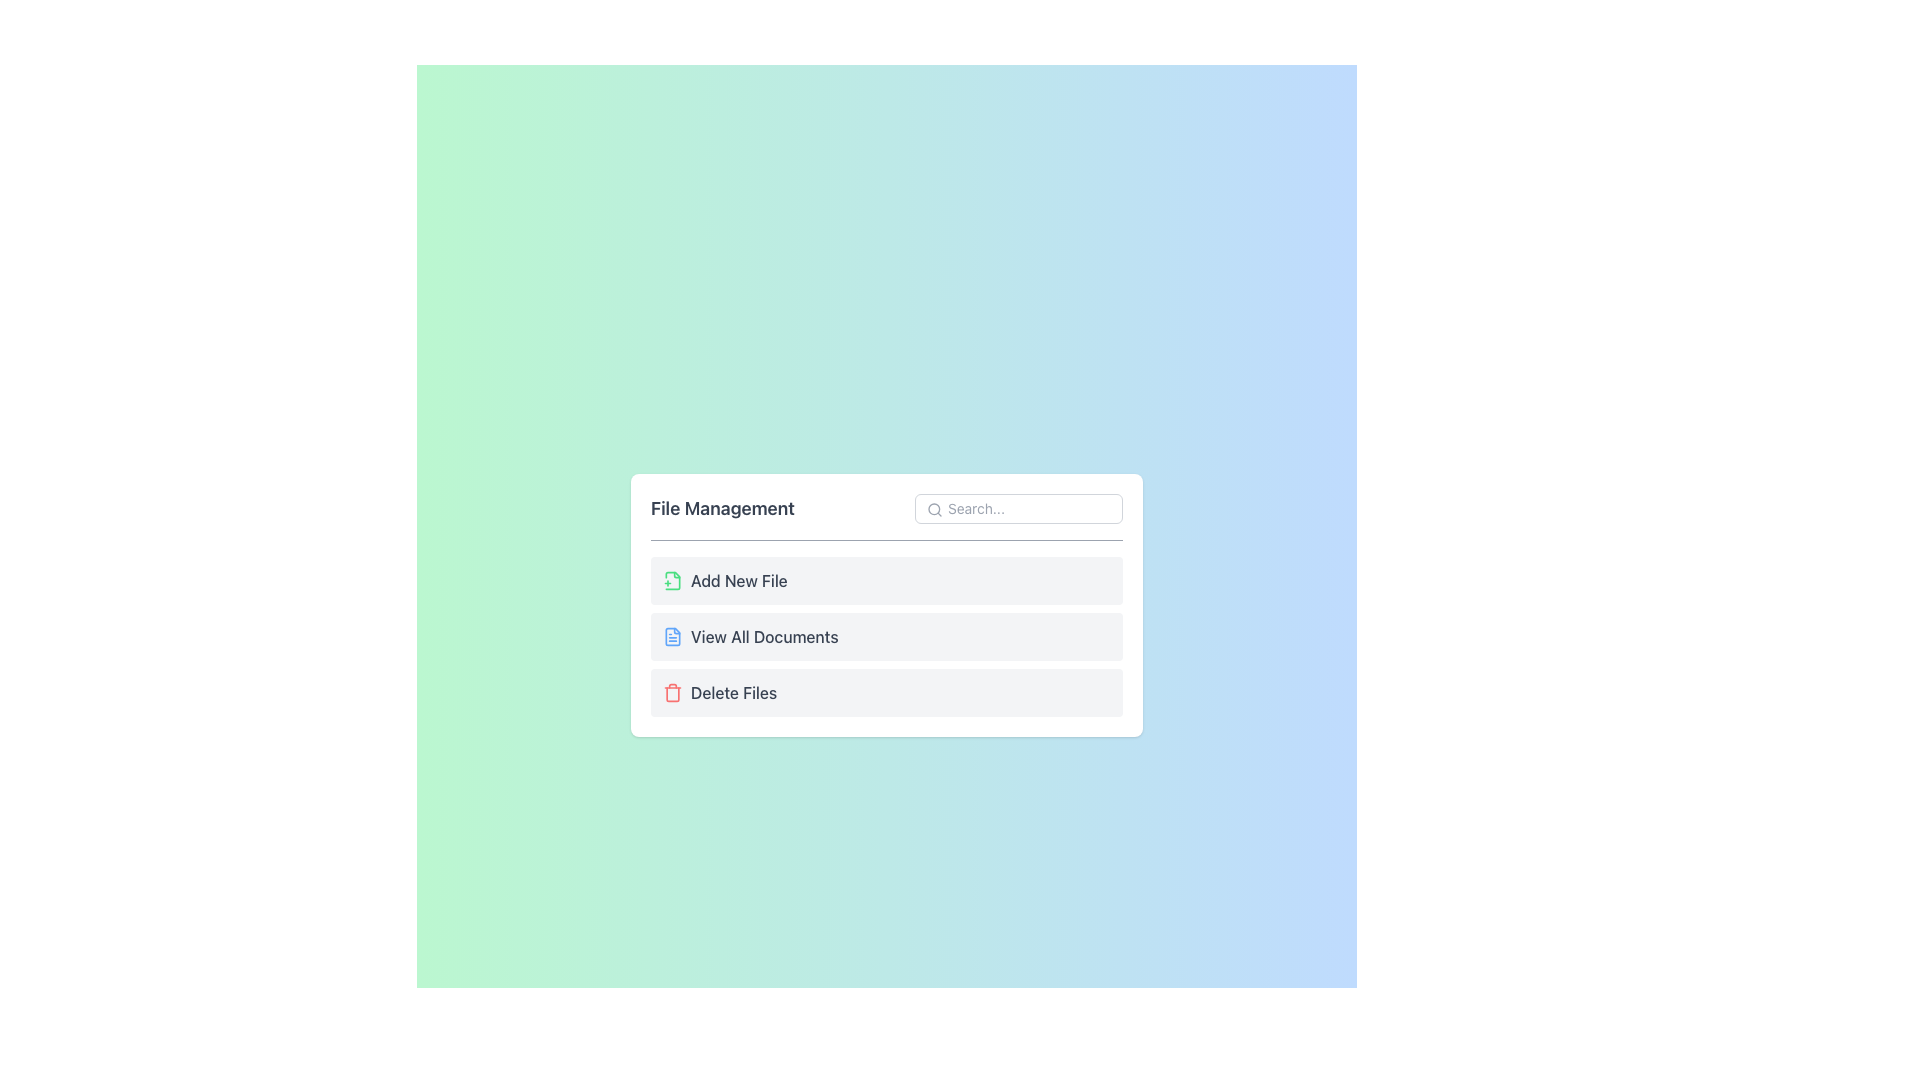 This screenshot has width=1920, height=1080. Describe the element at coordinates (886, 636) in the screenshot. I see `the 'View All Documents' button, which is the second item in the vertical list of options in the 'File Management' section` at that location.